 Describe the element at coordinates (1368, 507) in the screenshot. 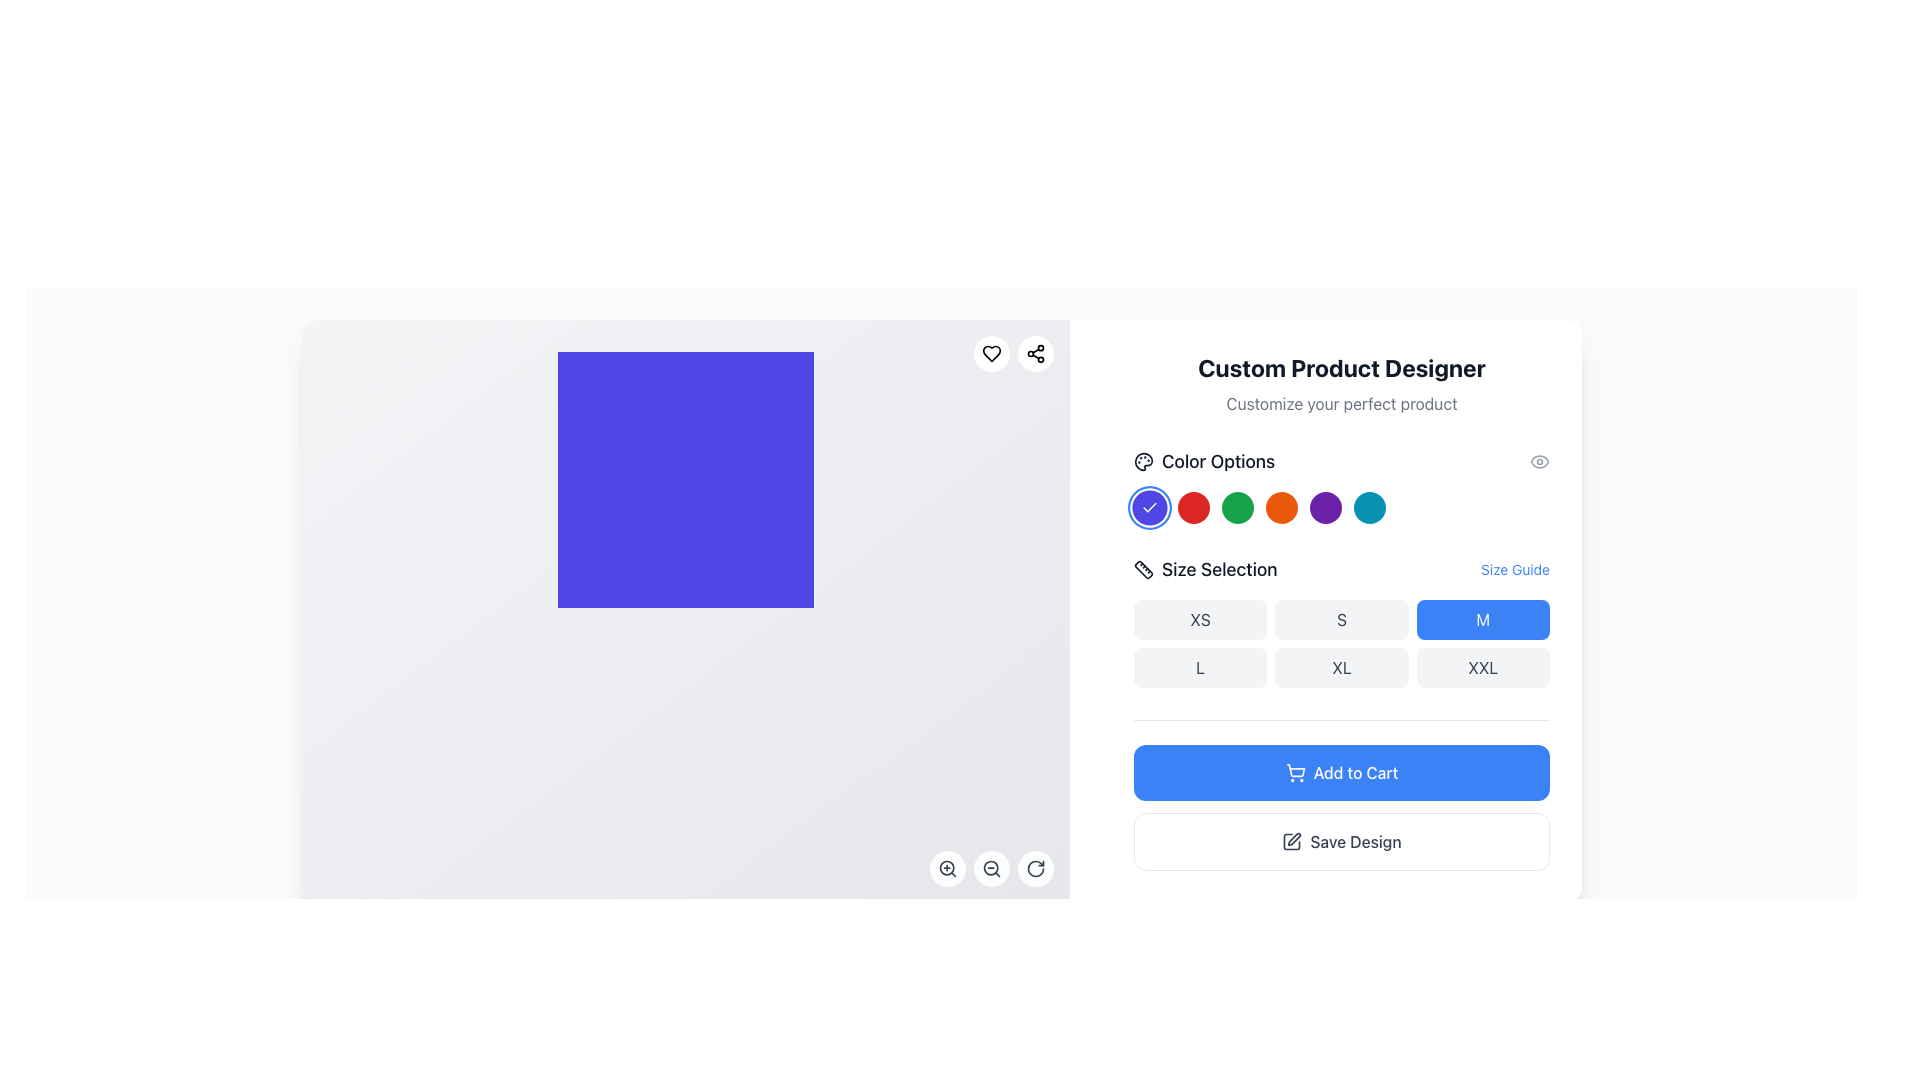

I see `the eighth circular button in the 'Color Options' section to observe the scale animation for selecting the teal color option` at that location.